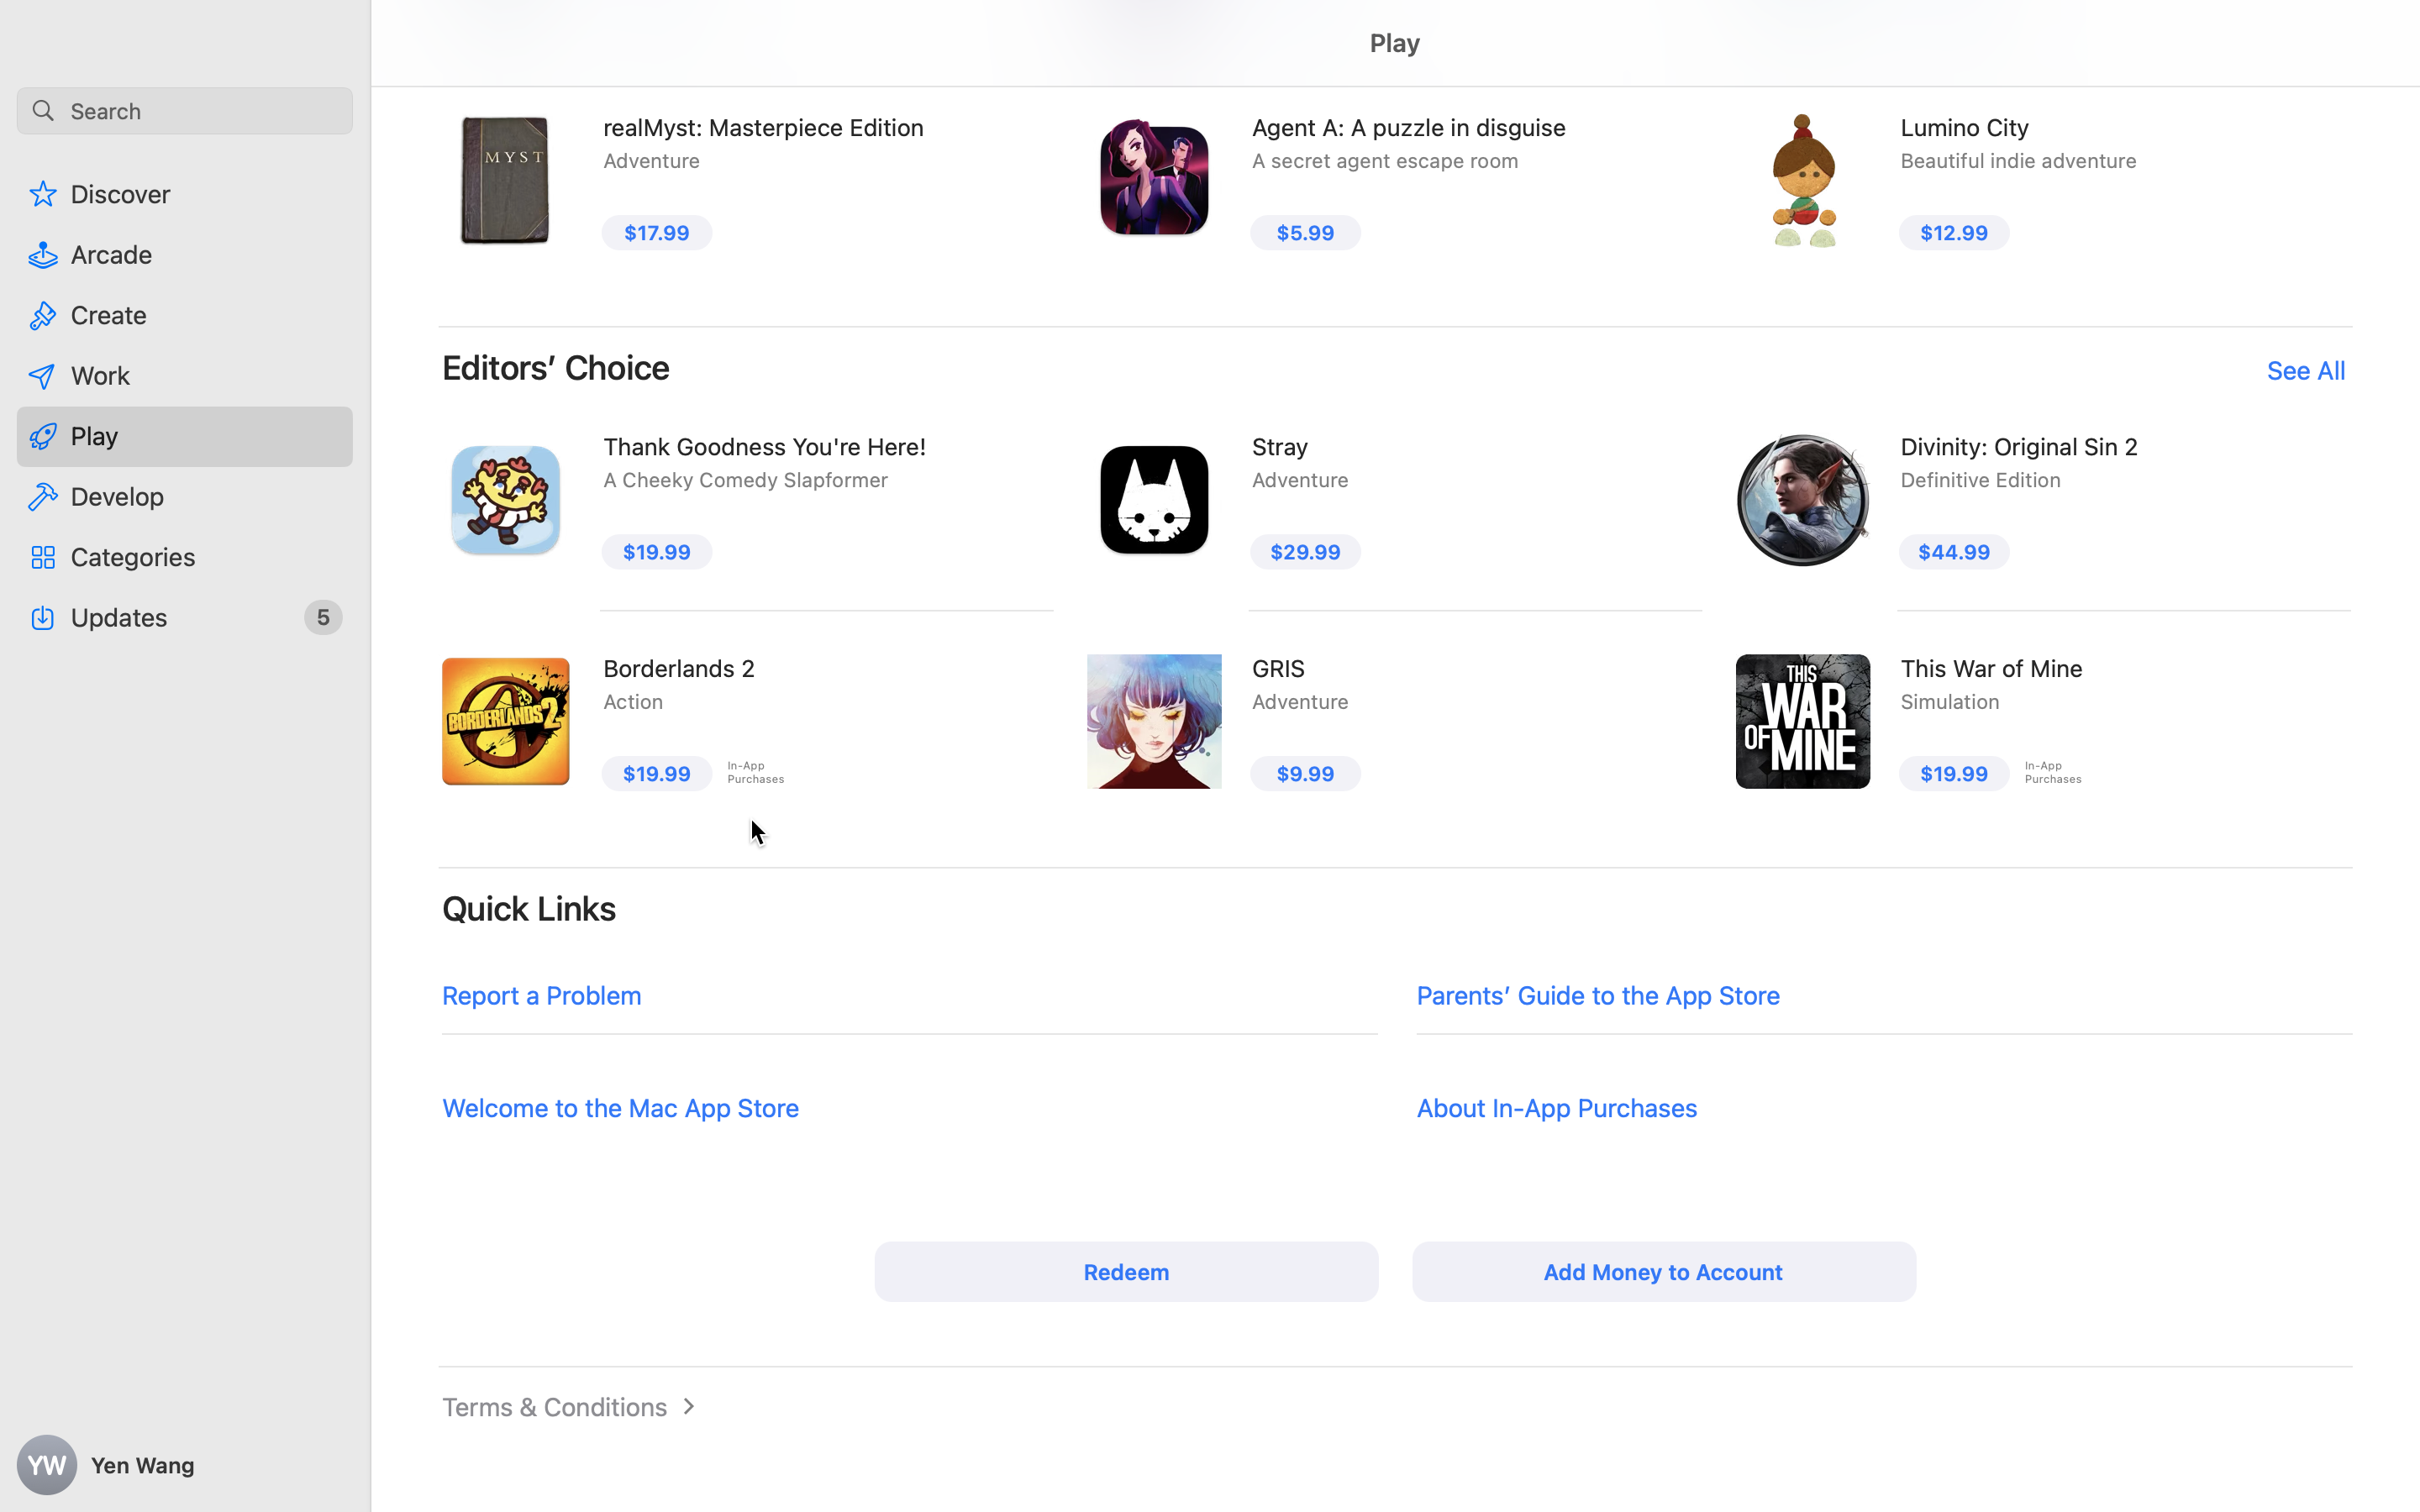 The height and width of the screenshot is (1512, 2420). I want to click on 'Editors’ Choice', so click(555, 366).